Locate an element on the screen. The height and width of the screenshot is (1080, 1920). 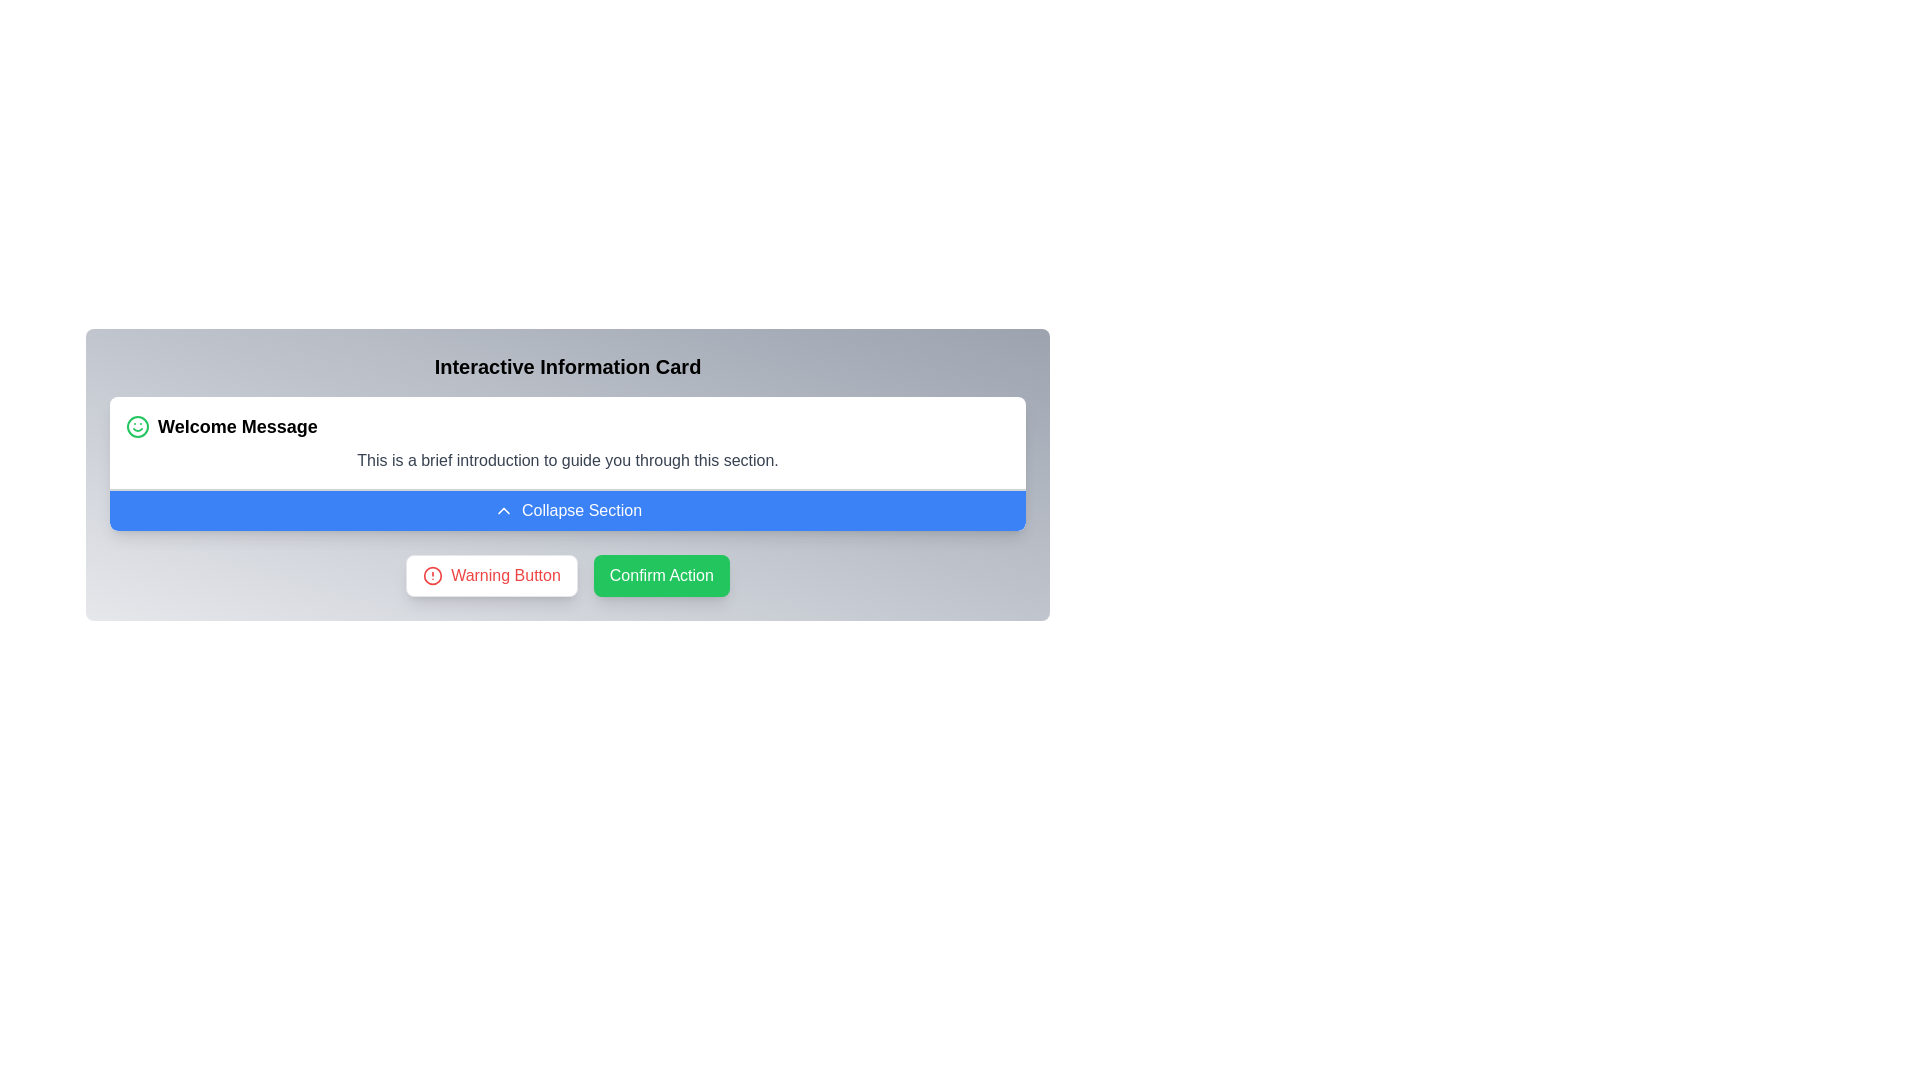
the upward chevron icon that indicates the collapse functionality of the section, which is centered within the blue button labeled 'Collapse Section.' is located at coordinates (504, 509).